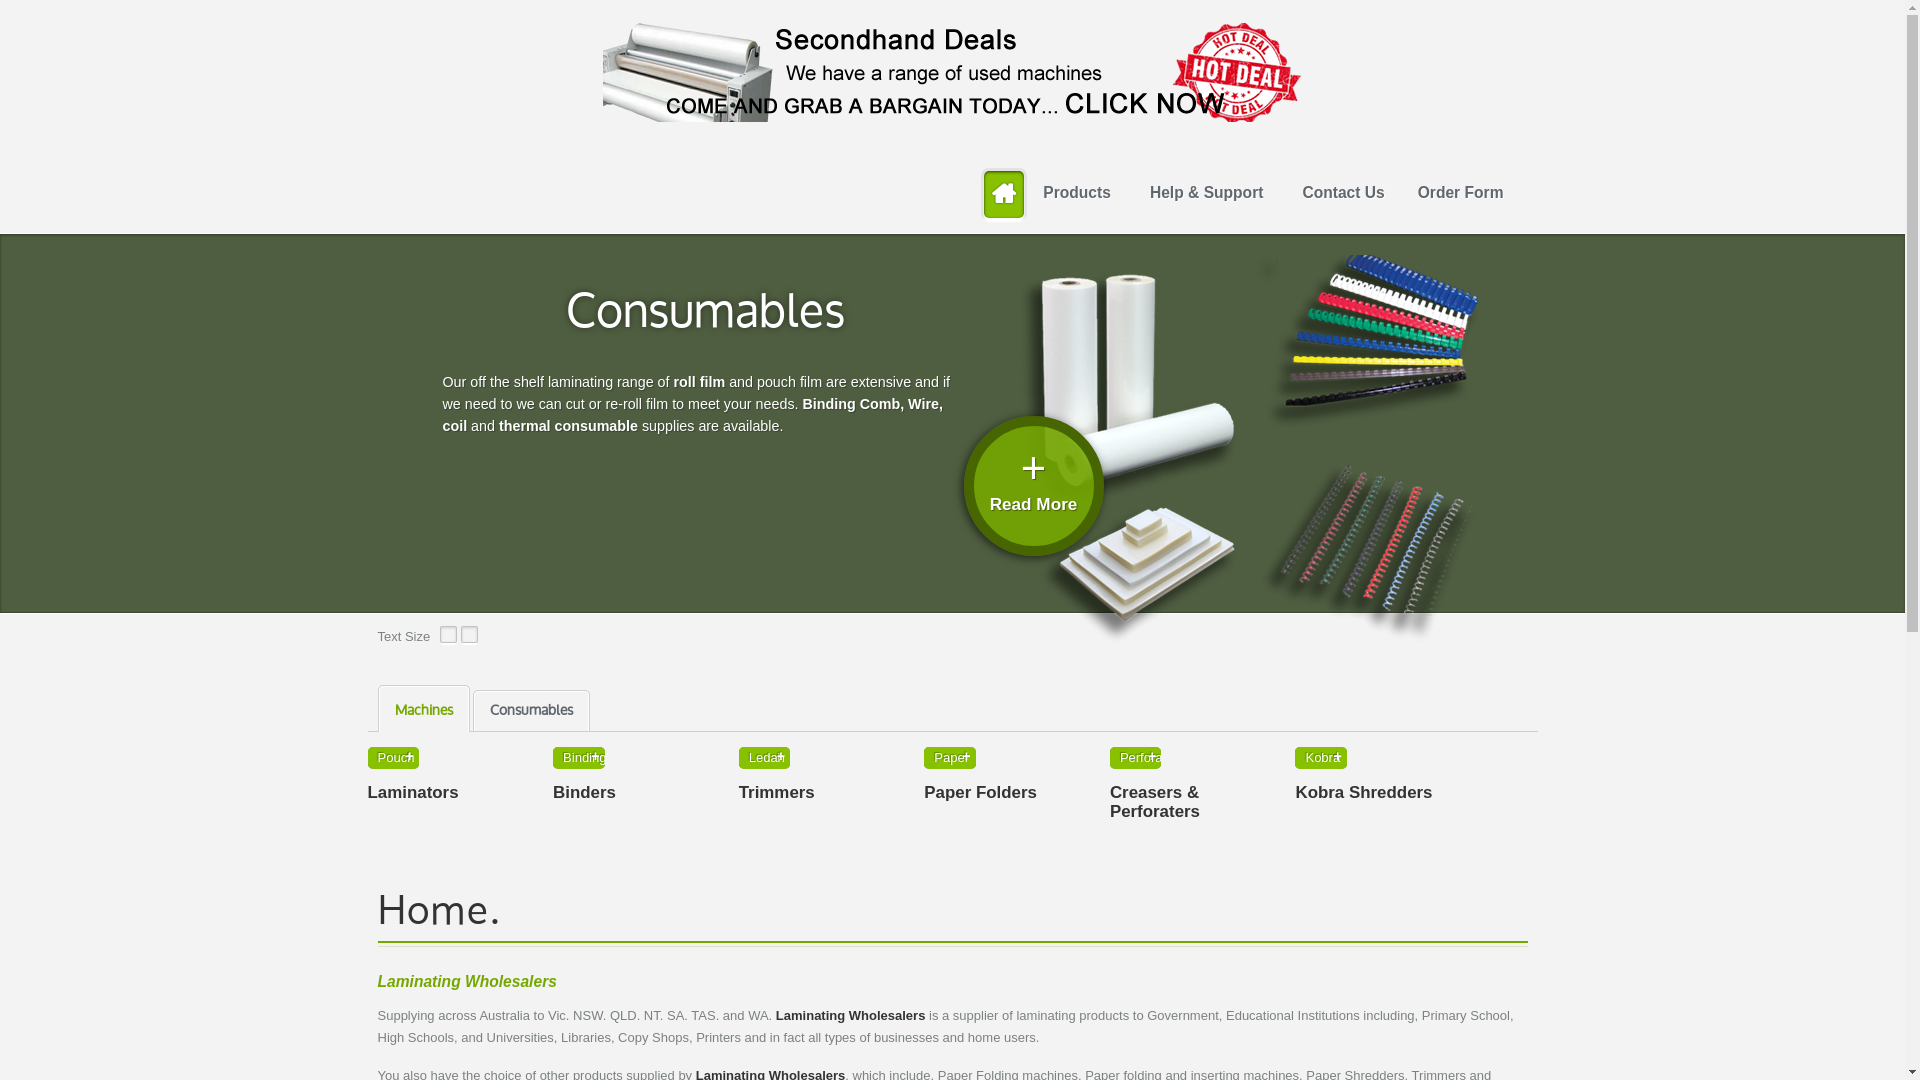  I want to click on '+, so click(1033, 486).